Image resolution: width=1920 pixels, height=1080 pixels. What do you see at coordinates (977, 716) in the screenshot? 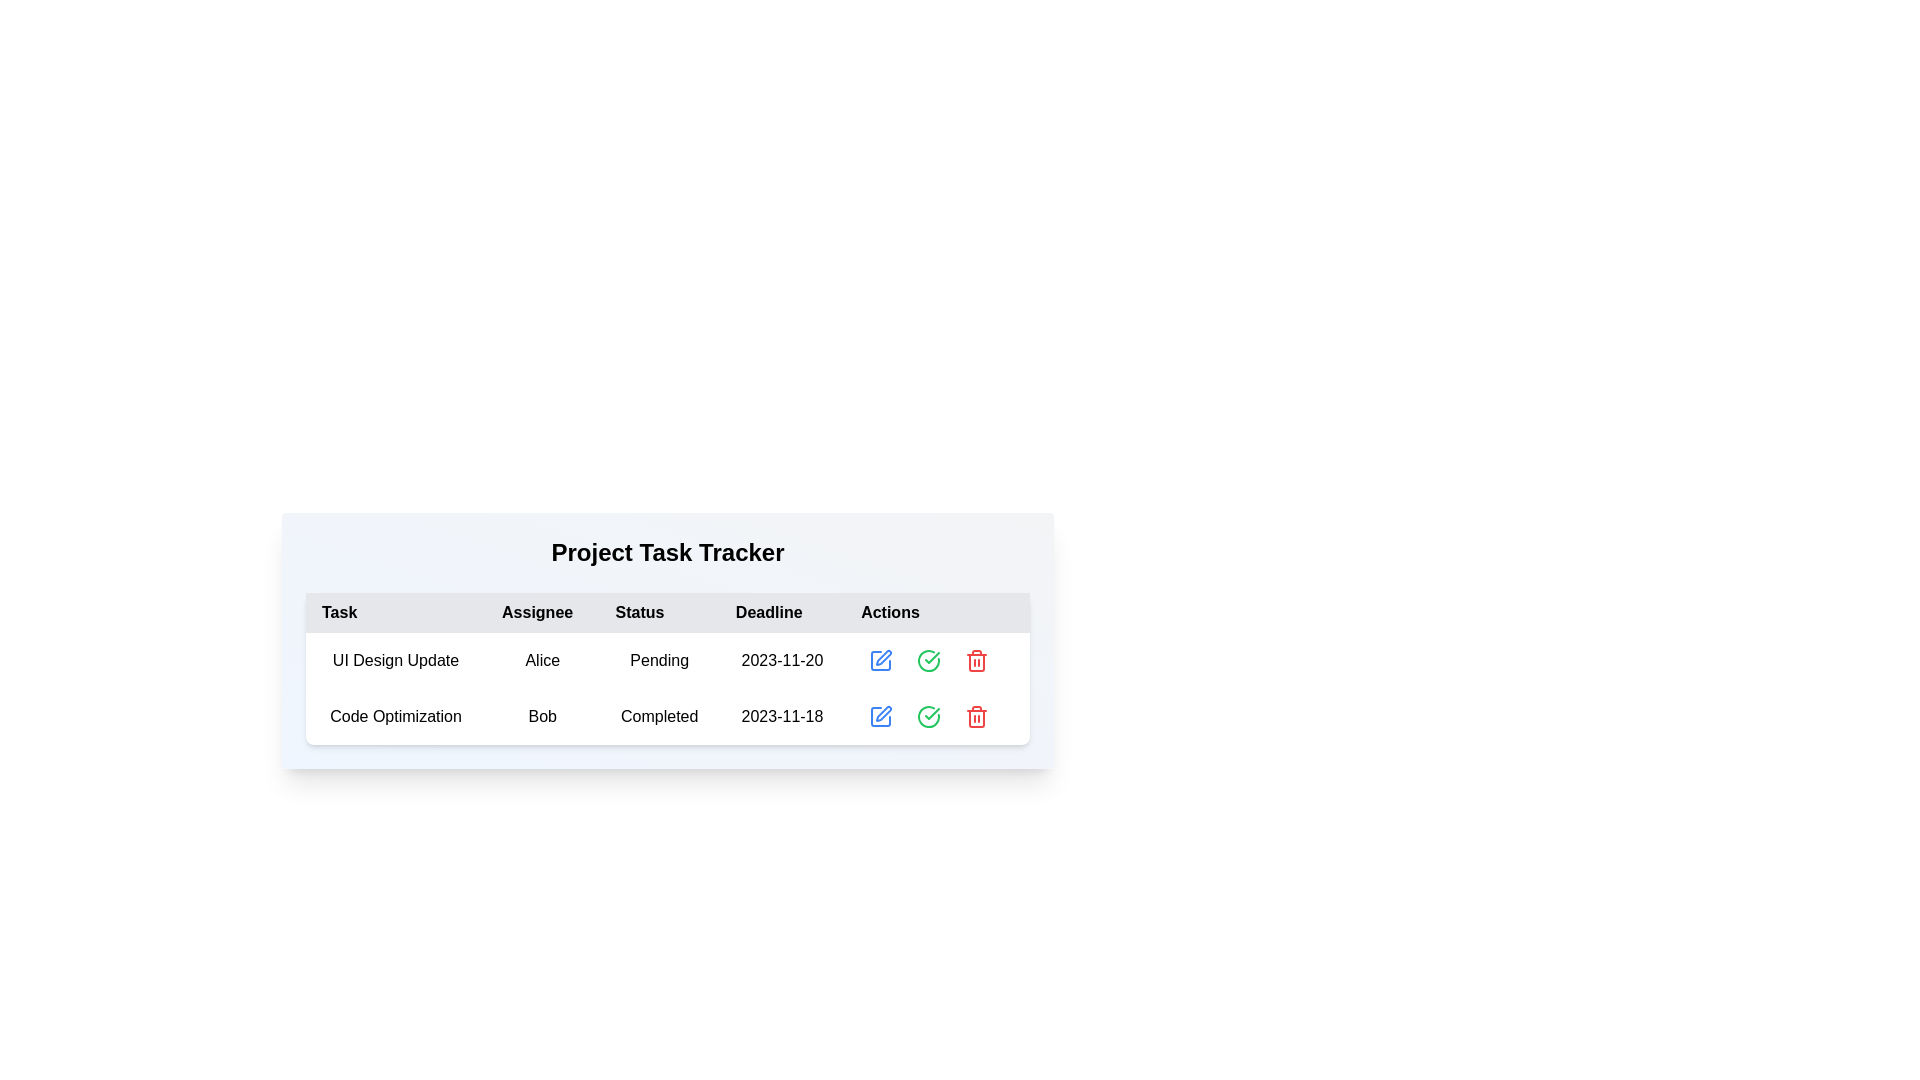
I see `the deletion icon located in the 'Actions' column of the second row of the table` at bounding box center [977, 716].